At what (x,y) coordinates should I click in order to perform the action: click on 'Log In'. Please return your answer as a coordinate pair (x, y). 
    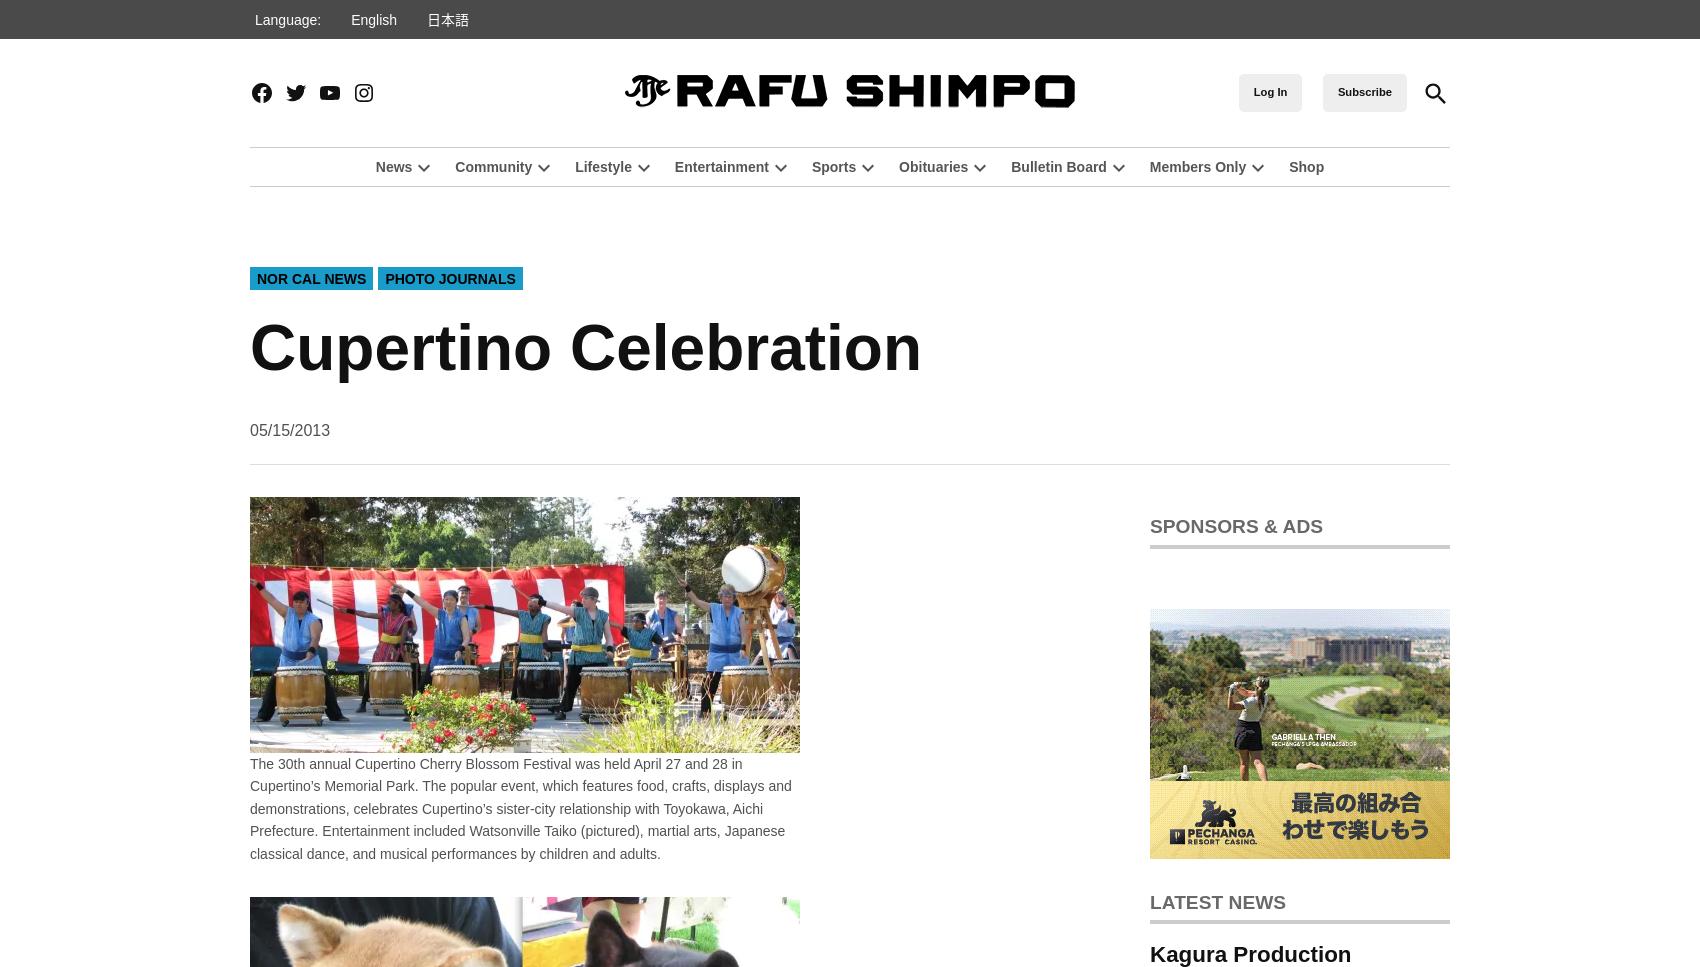
    Looking at the image, I should click on (1269, 91).